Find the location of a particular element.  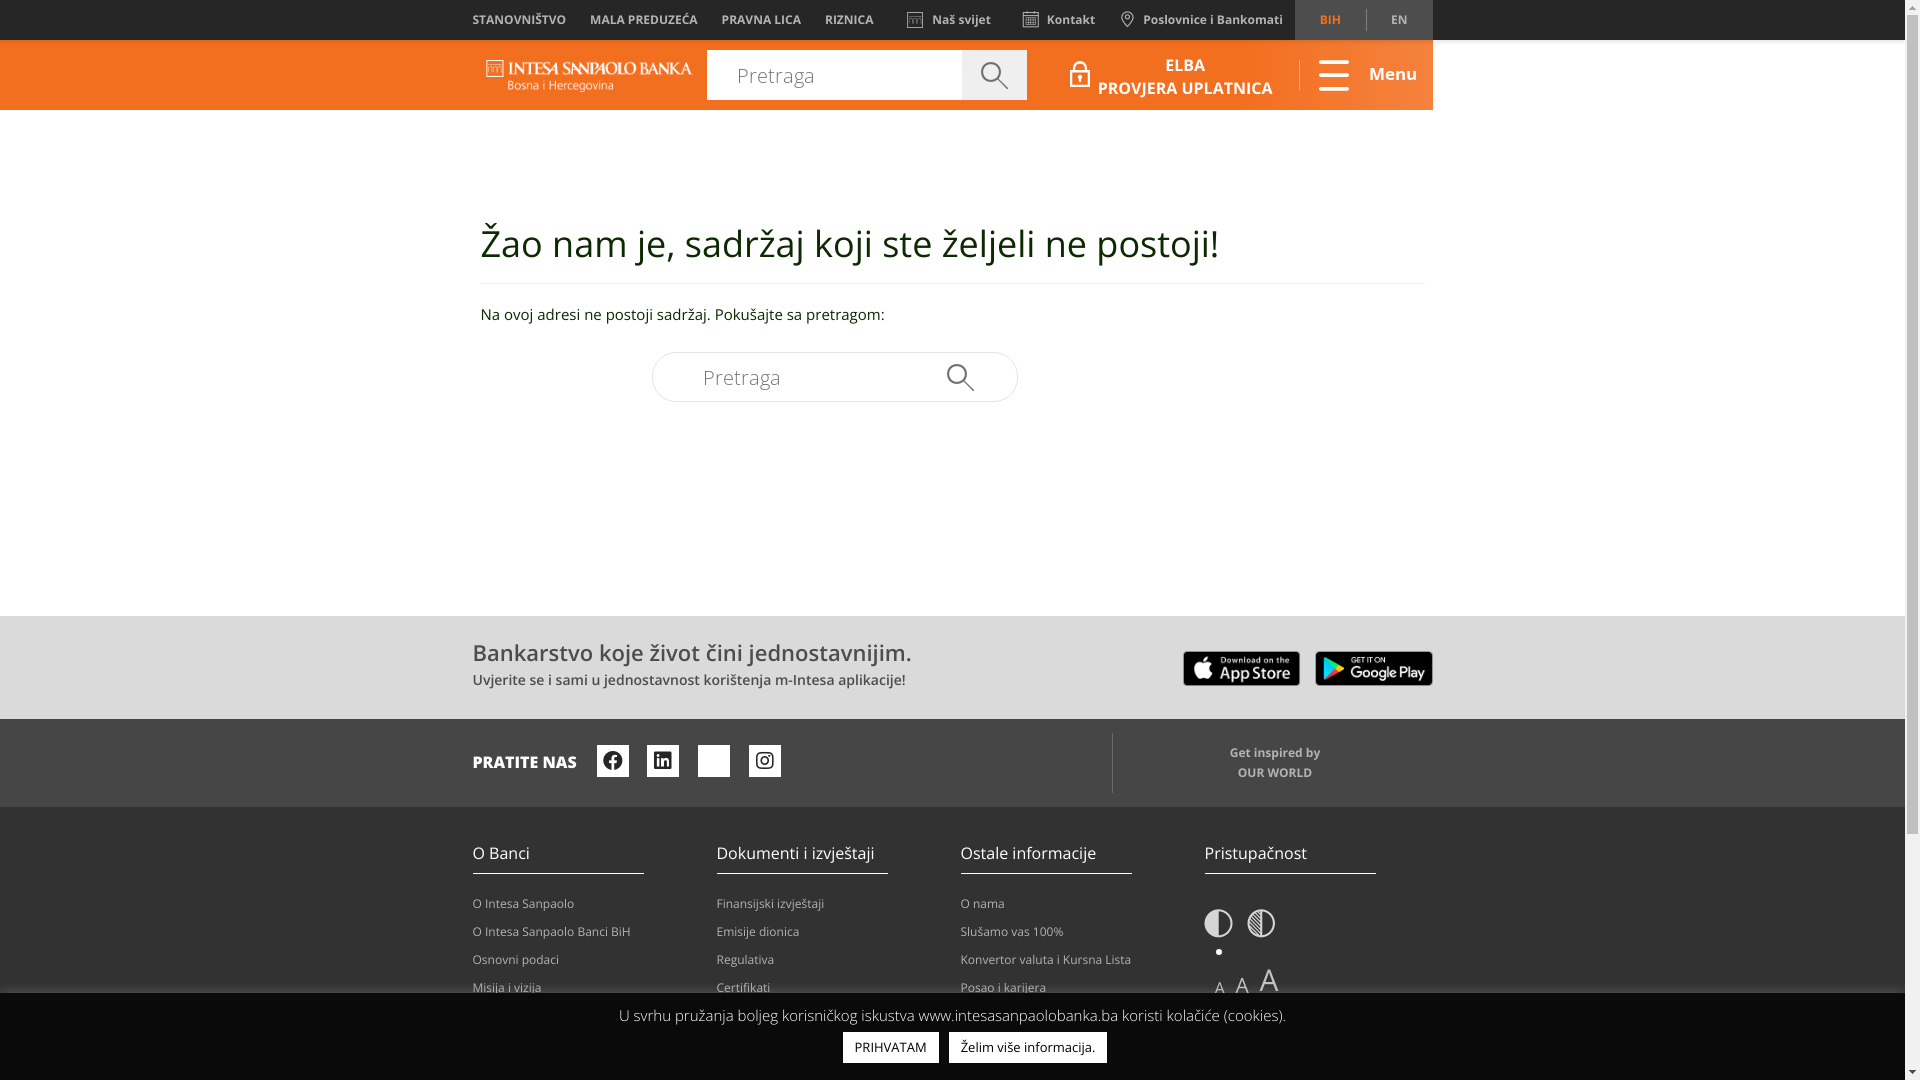

'A' is located at coordinates (1241, 985).